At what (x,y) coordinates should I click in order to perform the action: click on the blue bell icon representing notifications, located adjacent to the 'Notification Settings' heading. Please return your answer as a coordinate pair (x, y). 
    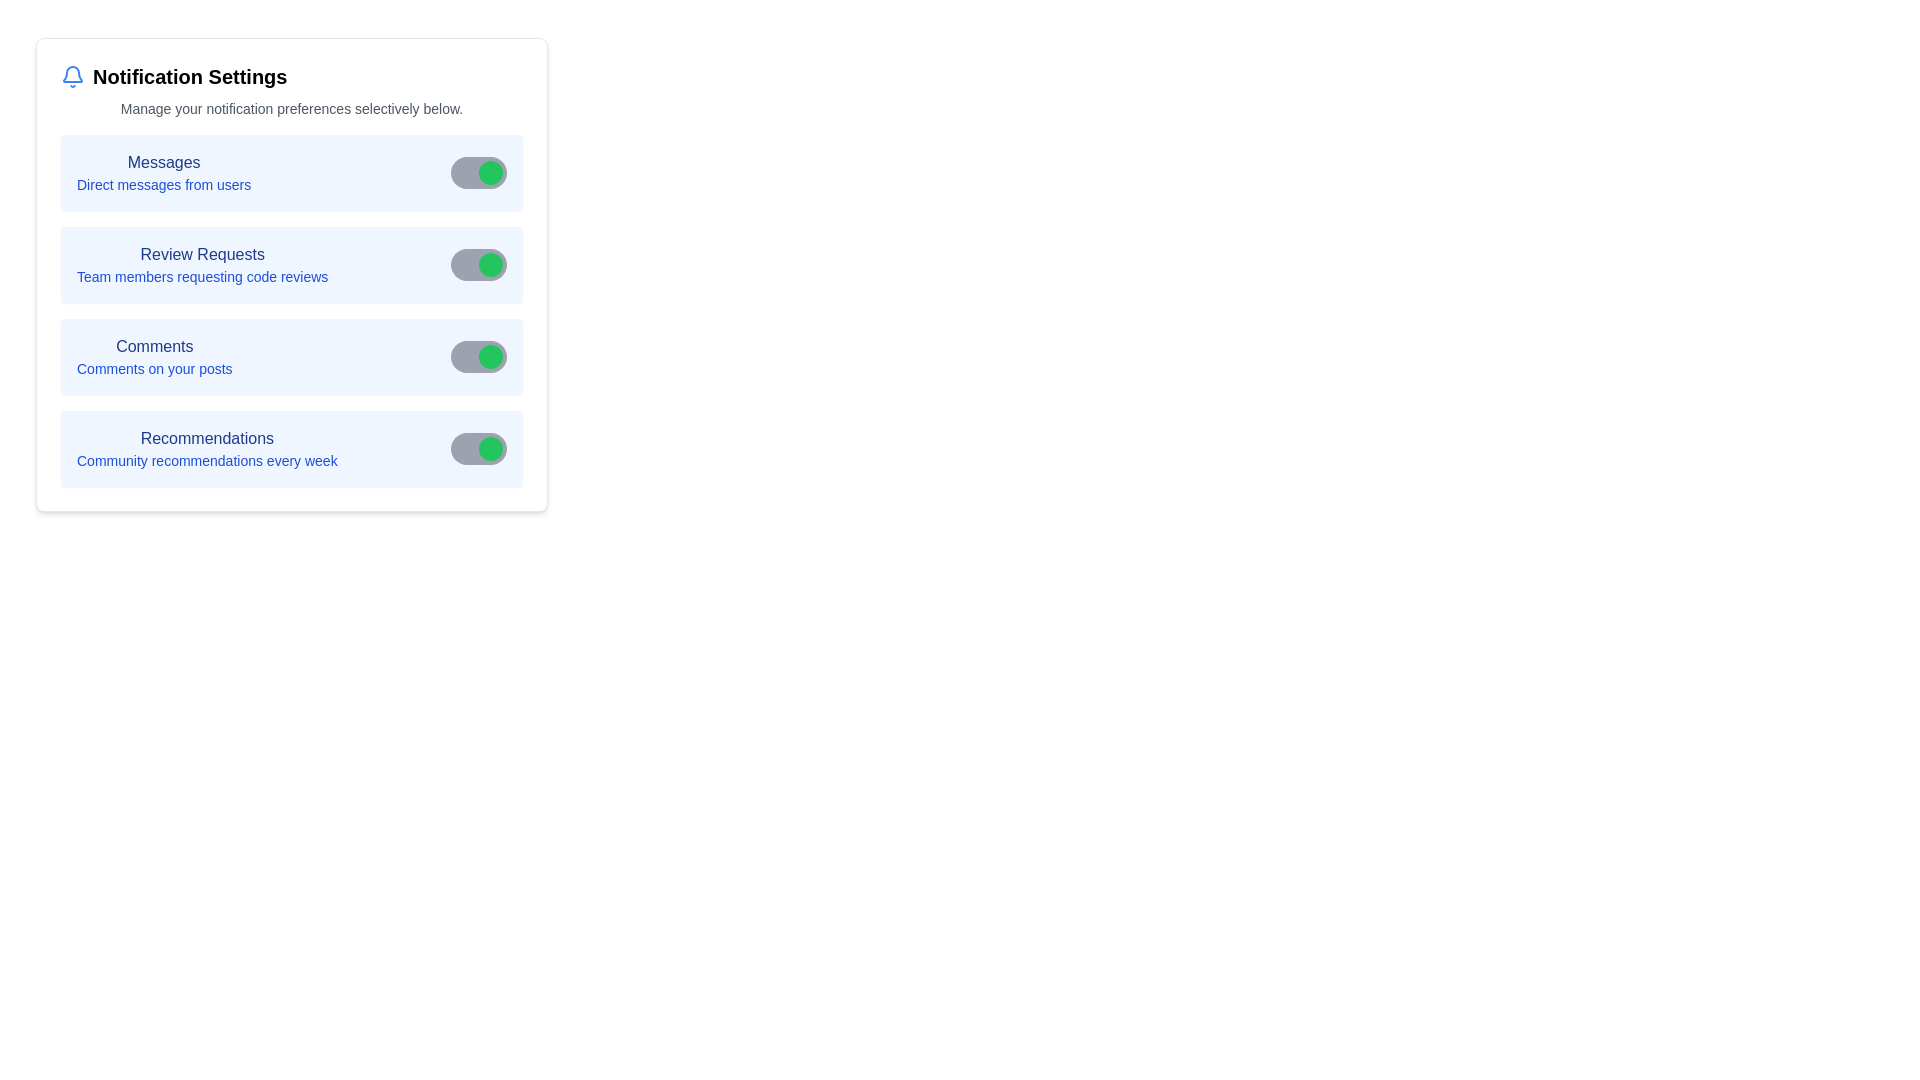
    Looking at the image, I should click on (72, 76).